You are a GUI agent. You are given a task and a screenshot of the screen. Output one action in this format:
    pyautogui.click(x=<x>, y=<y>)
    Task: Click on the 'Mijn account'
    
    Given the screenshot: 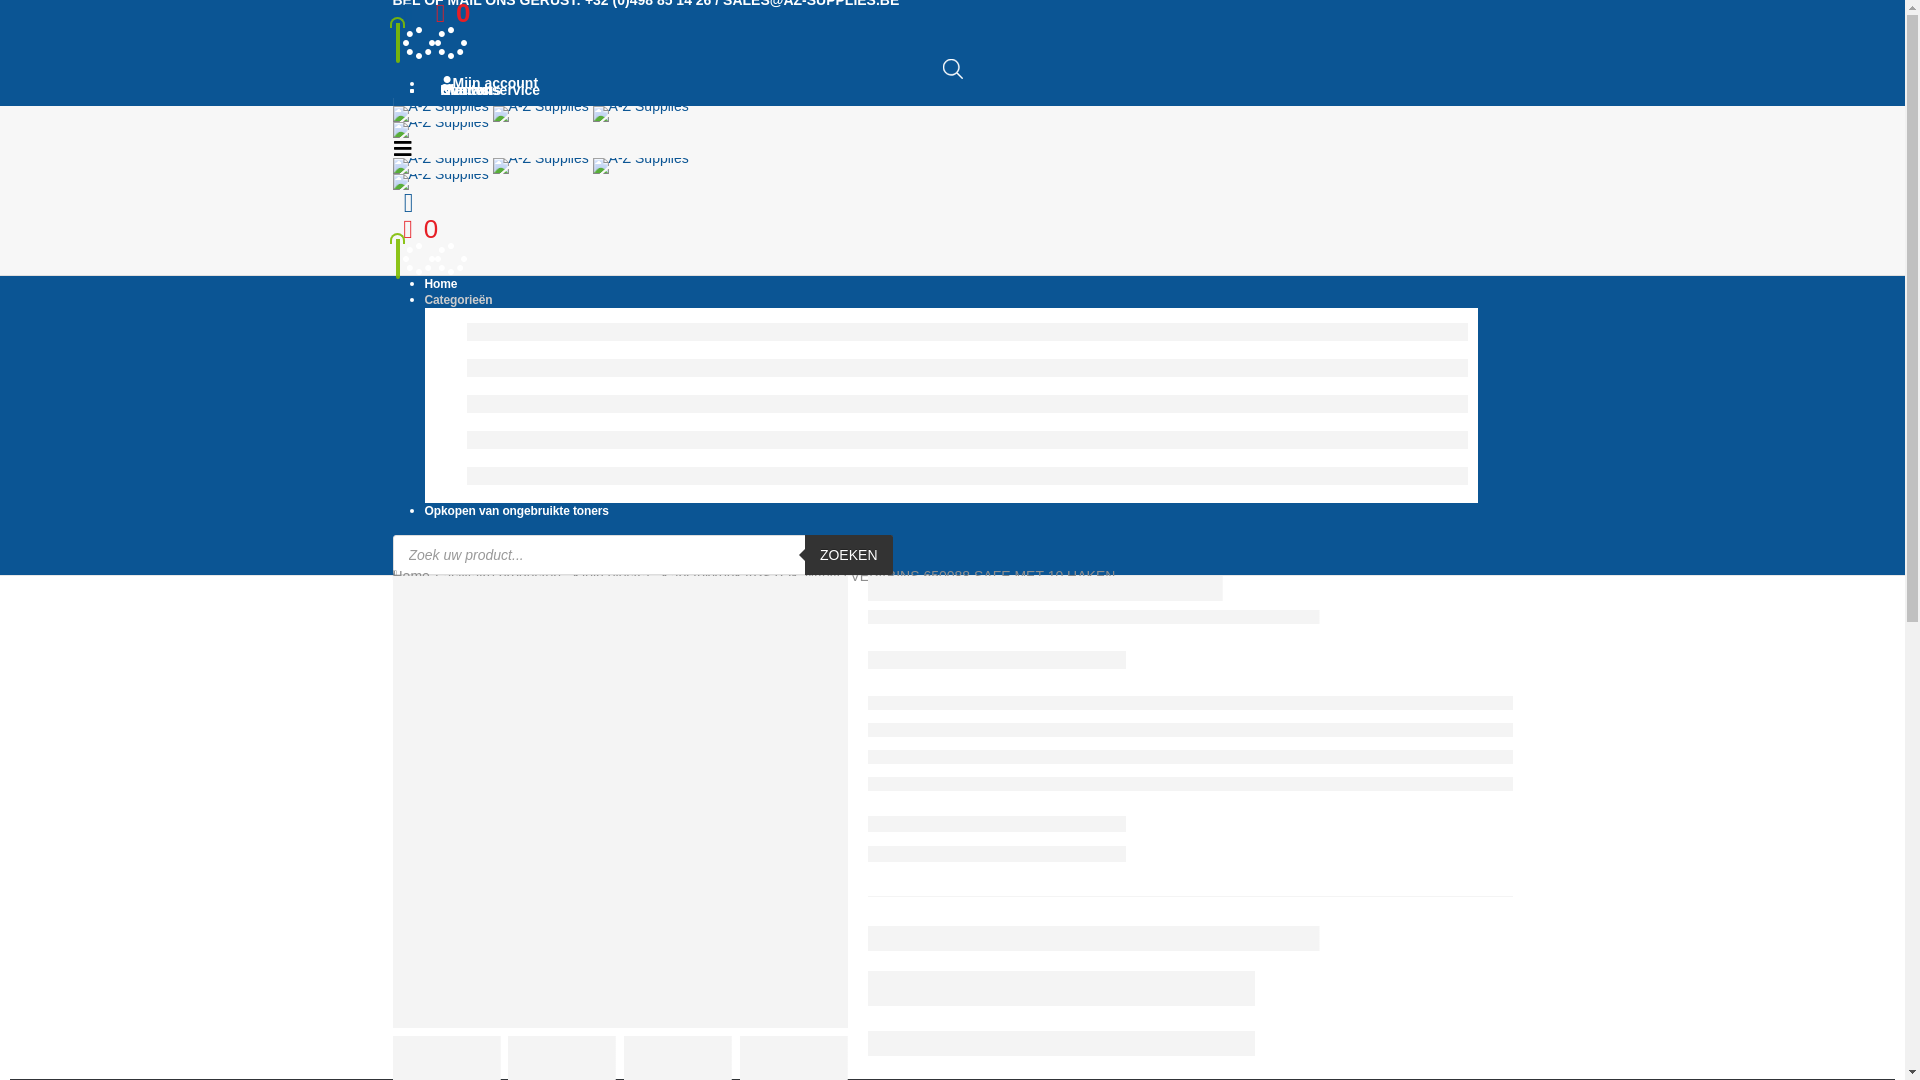 What is the action you would take?
    pyautogui.click(x=407, y=203)
    